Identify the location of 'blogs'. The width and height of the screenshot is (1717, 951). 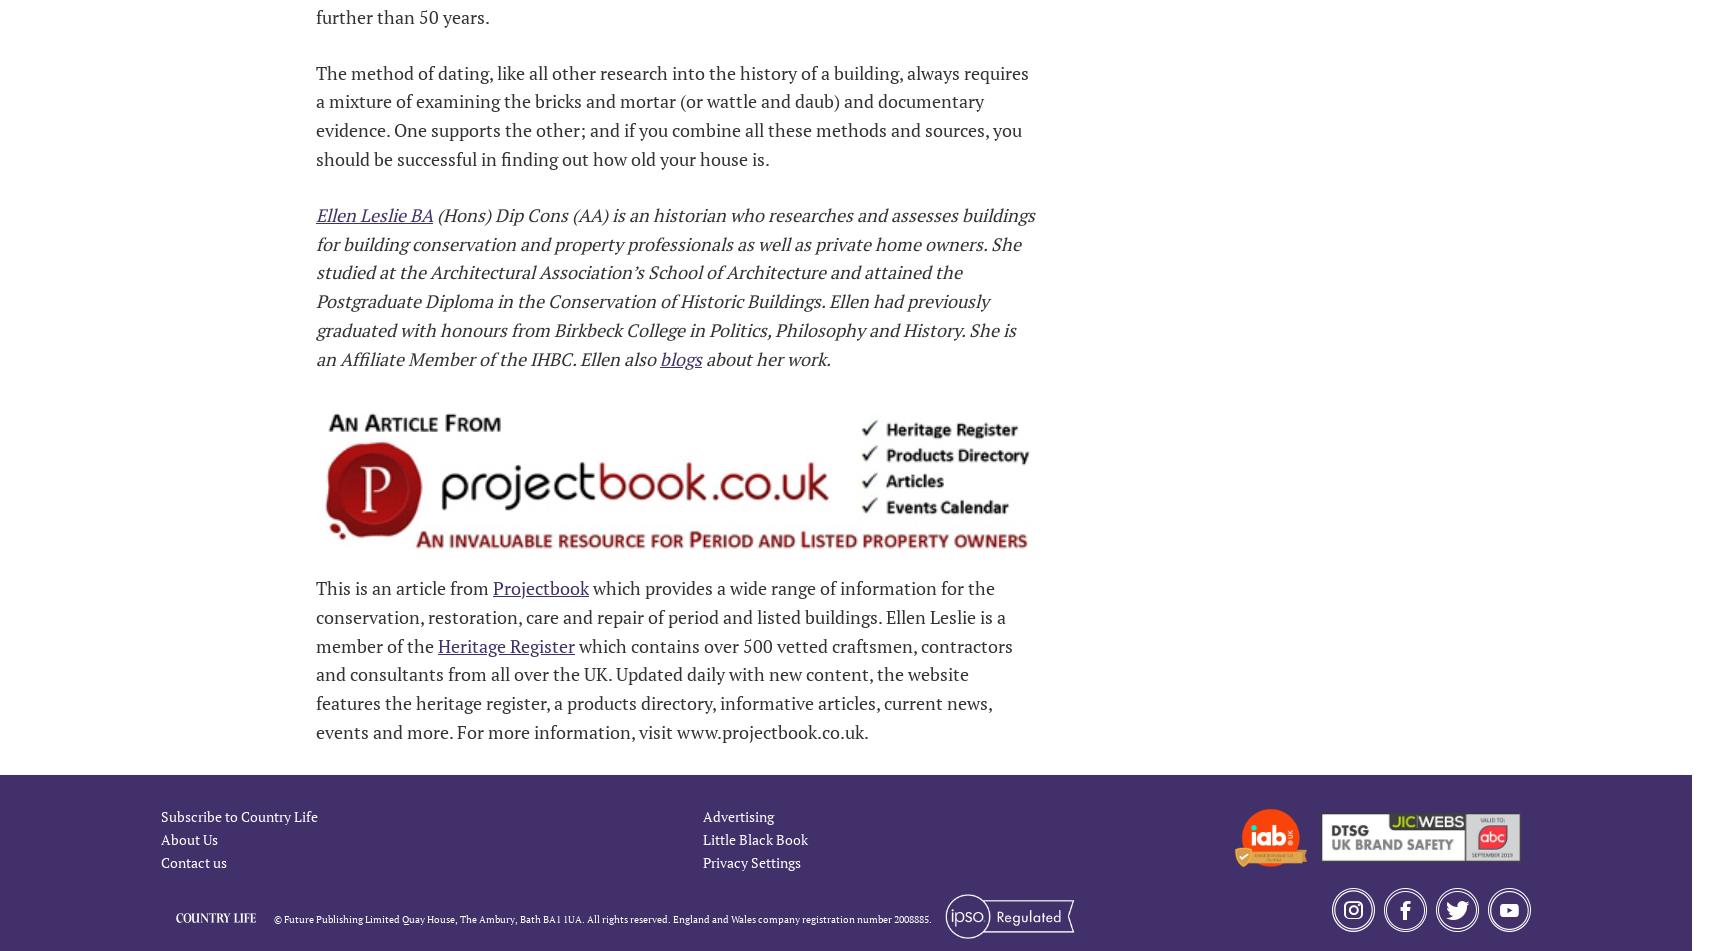
(680, 357).